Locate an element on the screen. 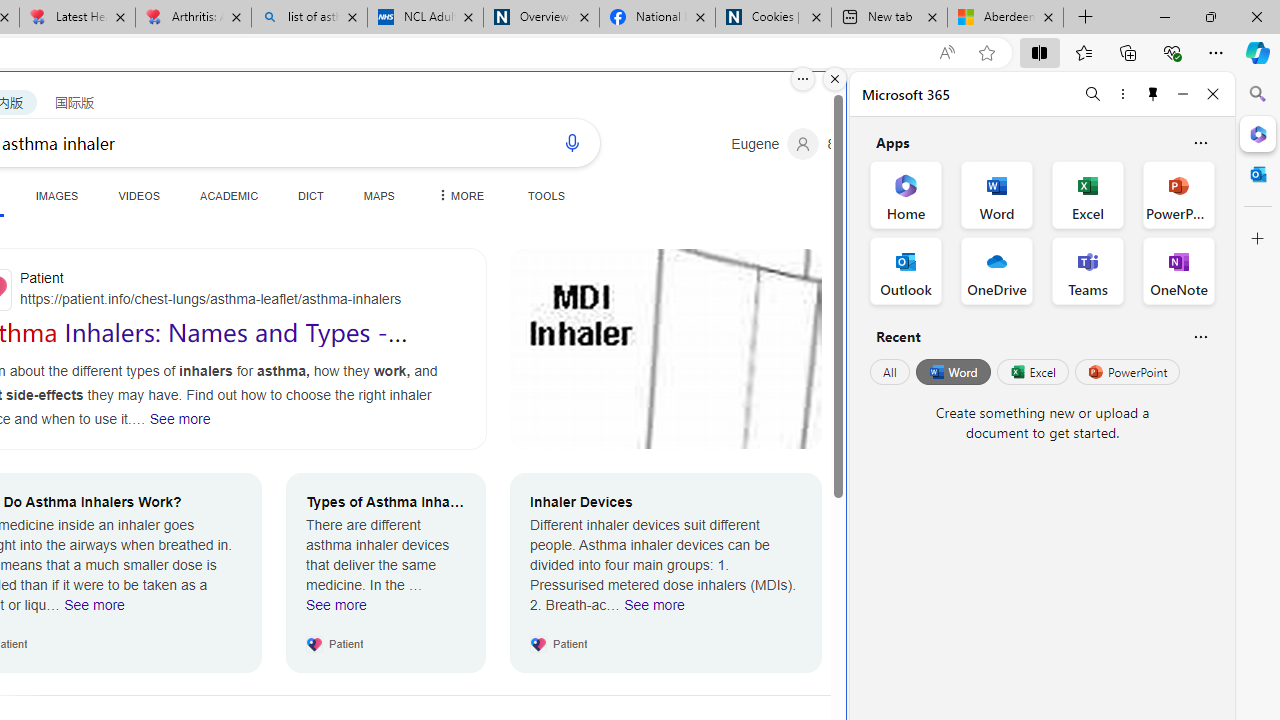  'OneDrive Office App' is located at coordinates (997, 271).